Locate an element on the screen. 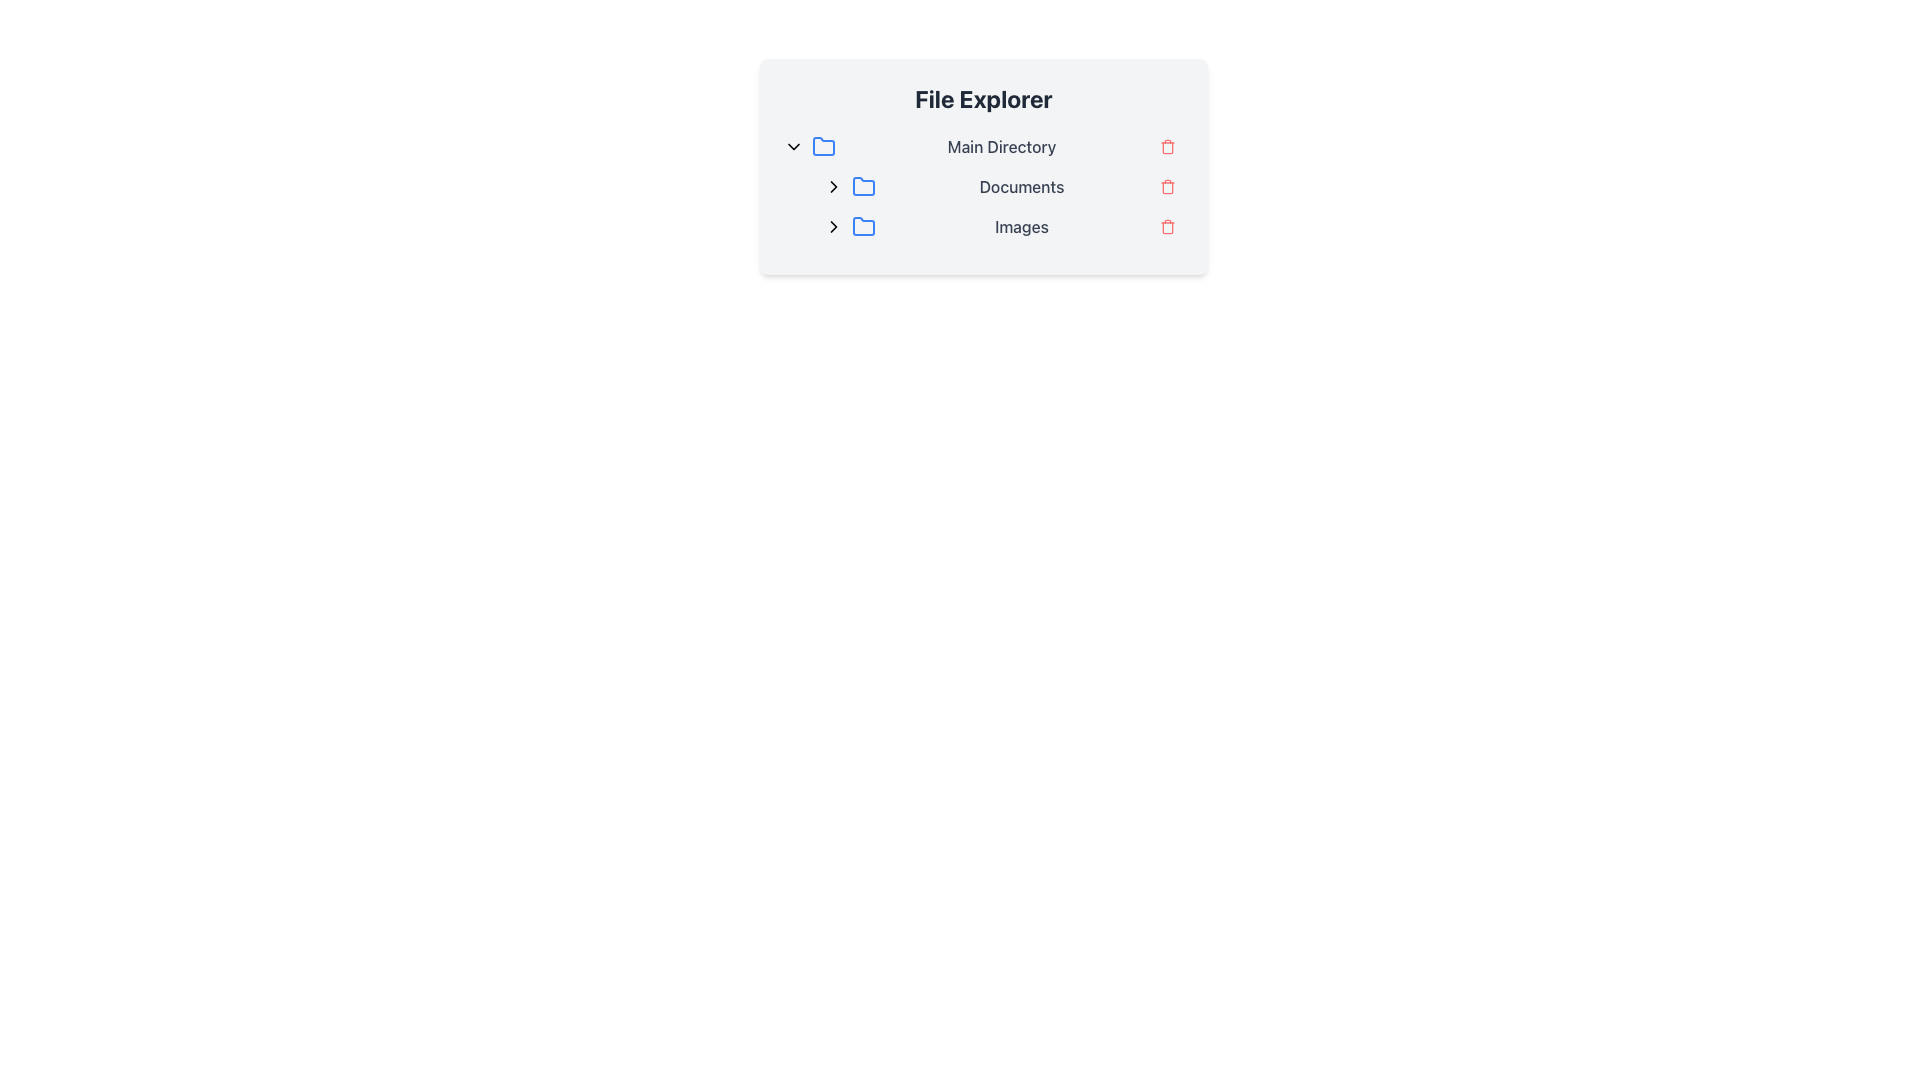 The height and width of the screenshot is (1080, 1920). the trash bin icon button on the far right side of the 'Main Directory' row is located at coordinates (1167, 145).